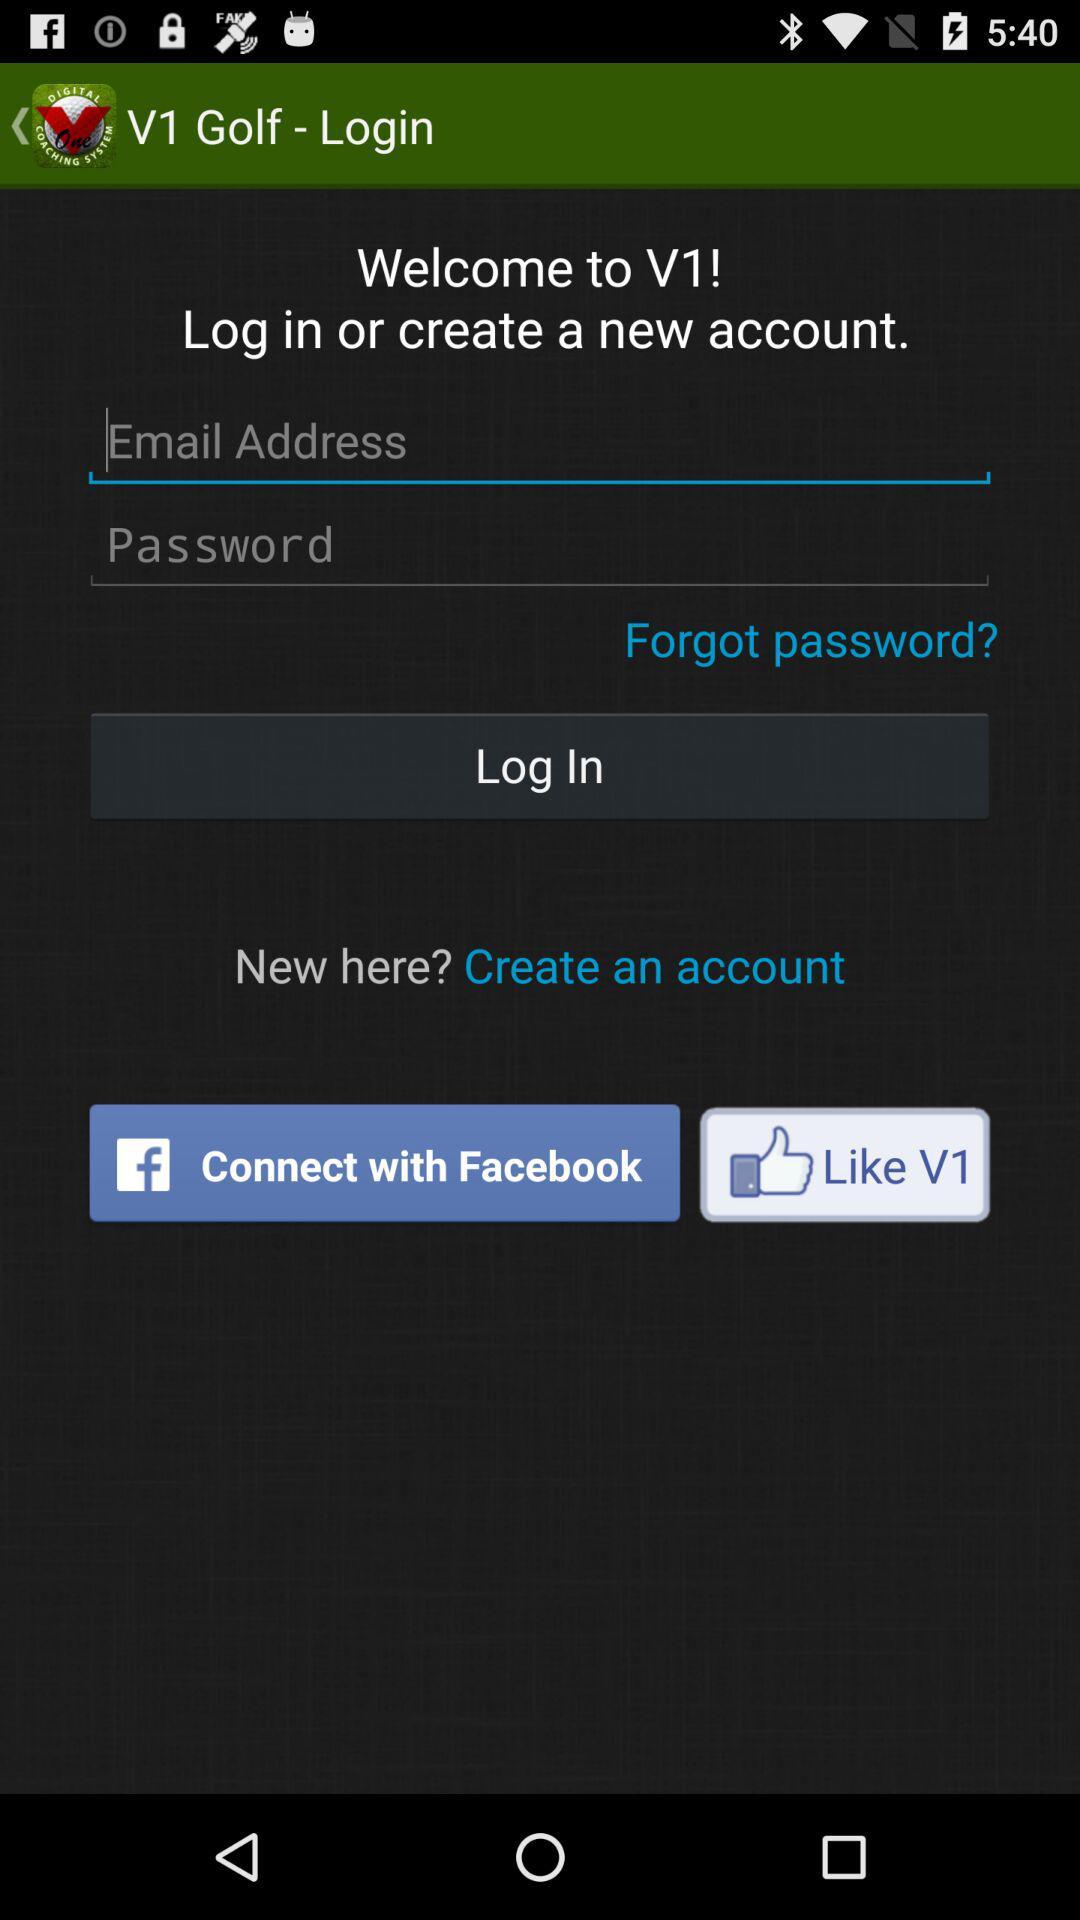  What do you see at coordinates (844, 1164) in the screenshot?
I see `like v1 item` at bounding box center [844, 1164].